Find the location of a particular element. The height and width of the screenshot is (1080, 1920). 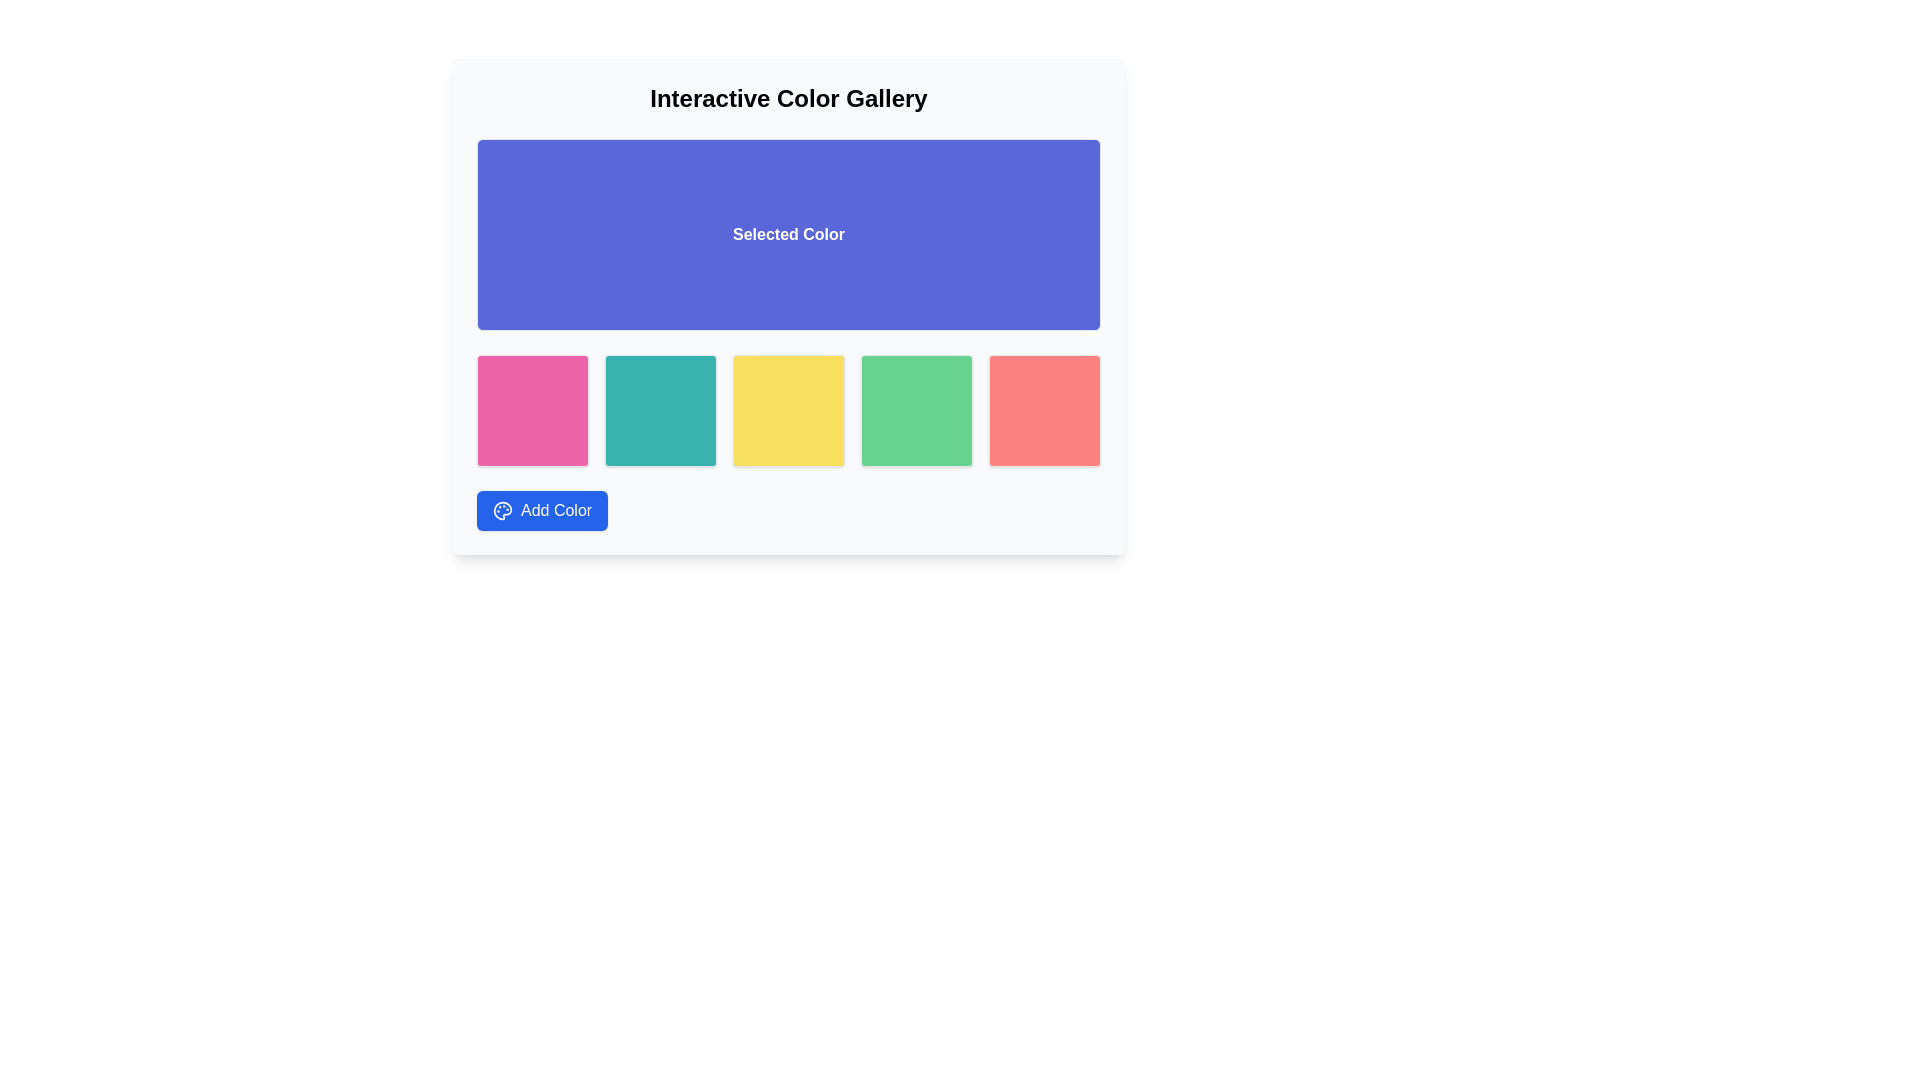

the first selectable color box with a pink background is located at coordinates (532, 410).